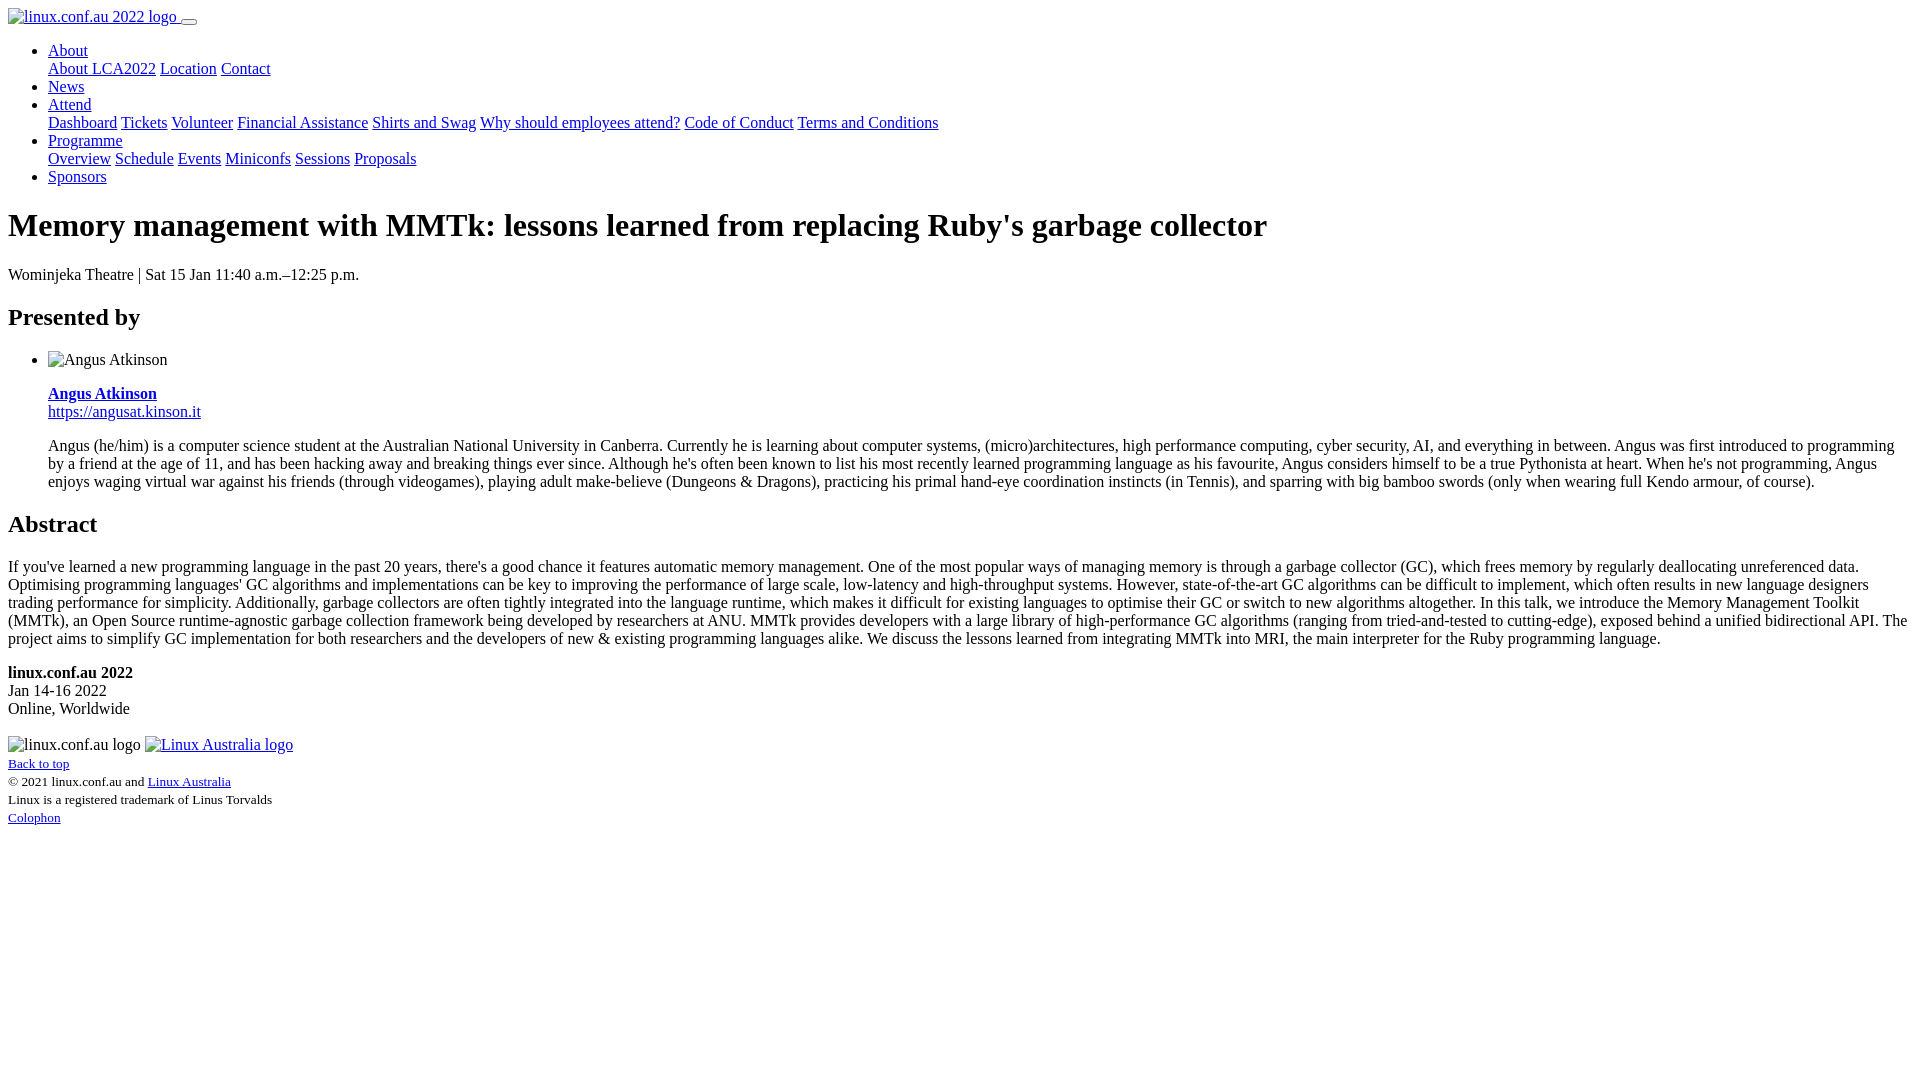  I want to click on 'Volunteer', so click(201, 122).